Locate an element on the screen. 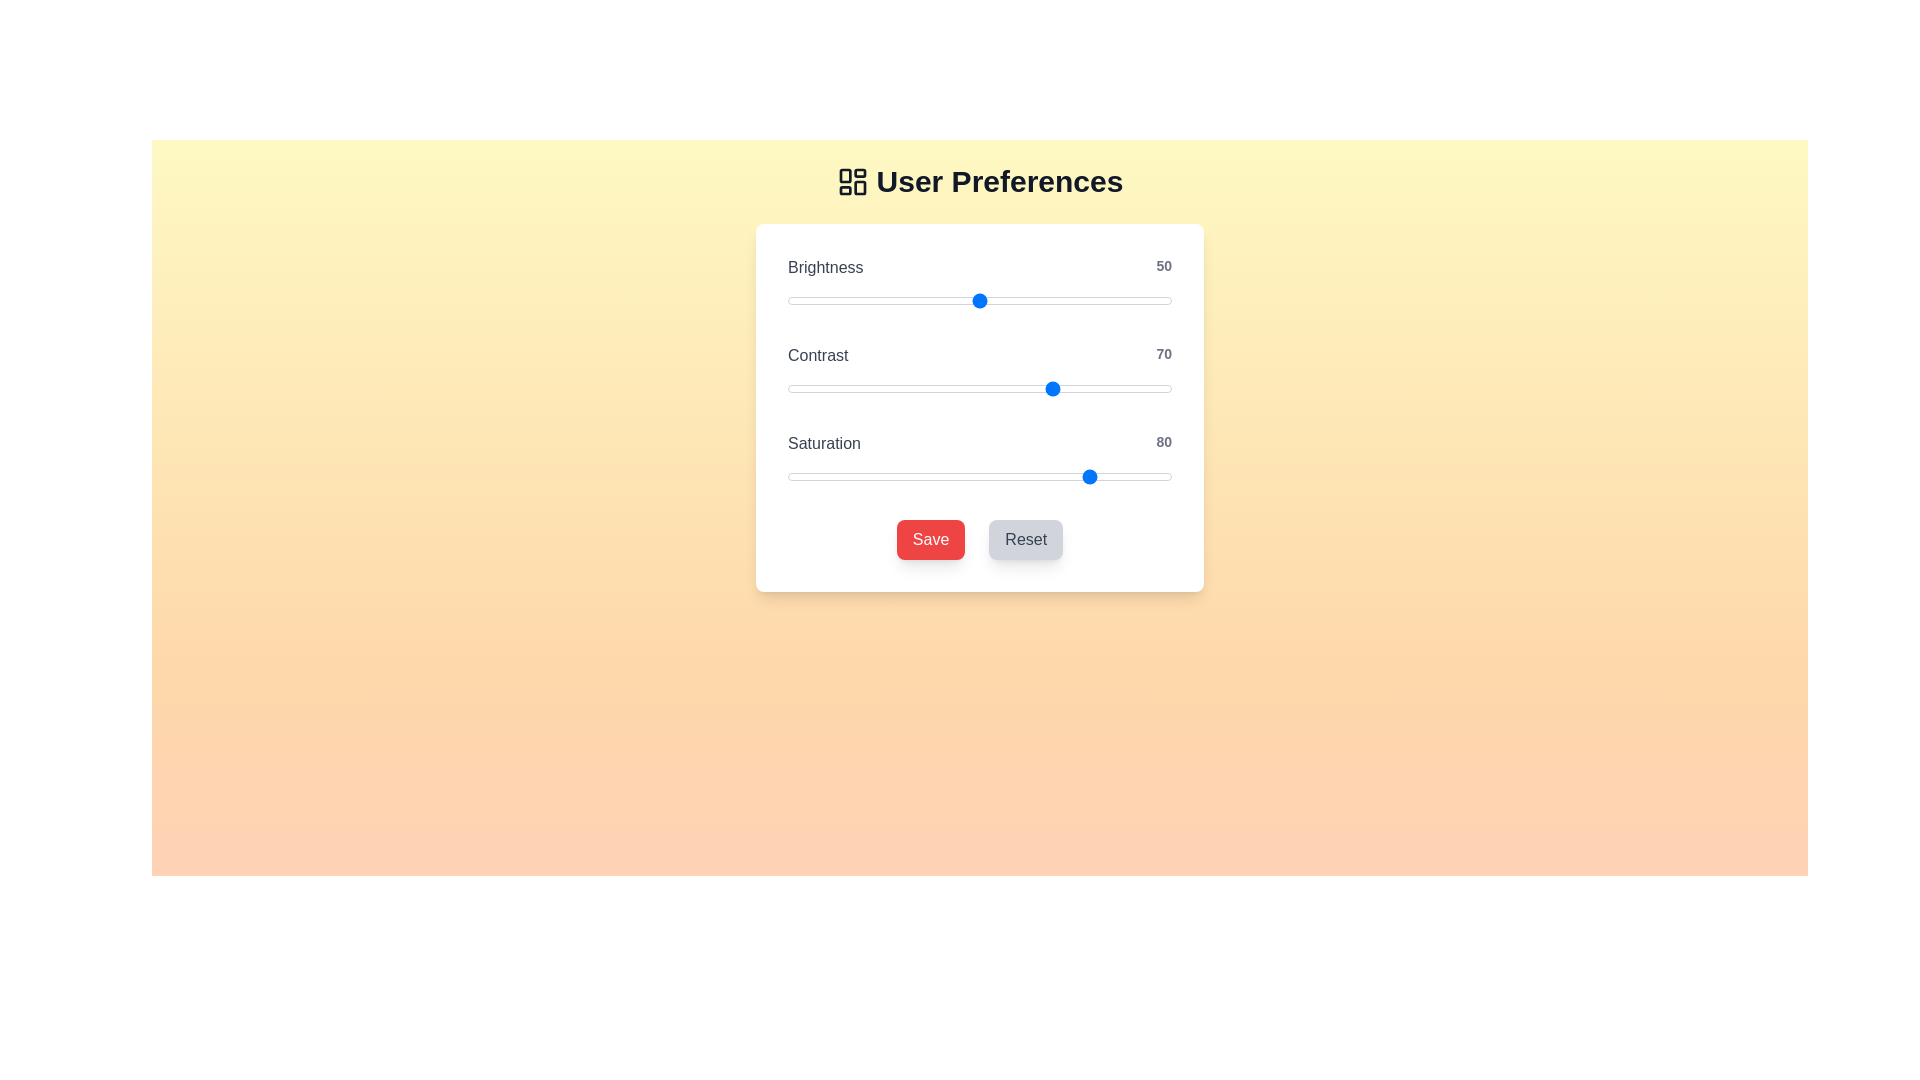  the 'Contrast' slider to the specified value 26 is located at coordinates (886, 389).